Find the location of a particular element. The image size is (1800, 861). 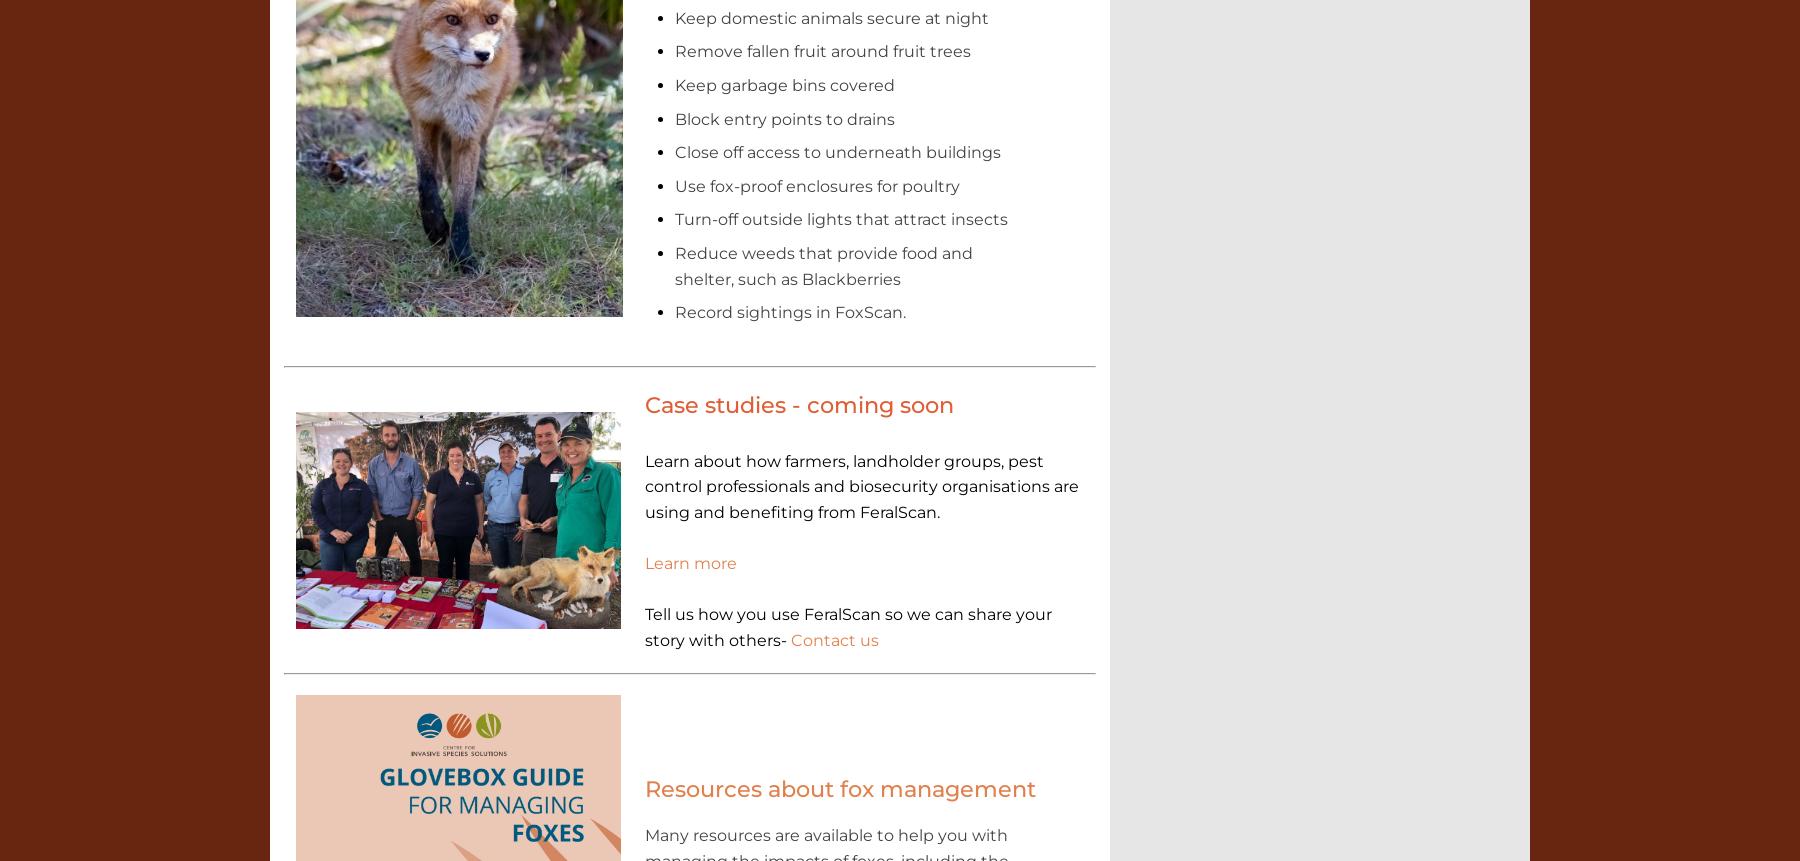

'Use fox-proof enclosures for poultry' is located at coordinates (816, 184).